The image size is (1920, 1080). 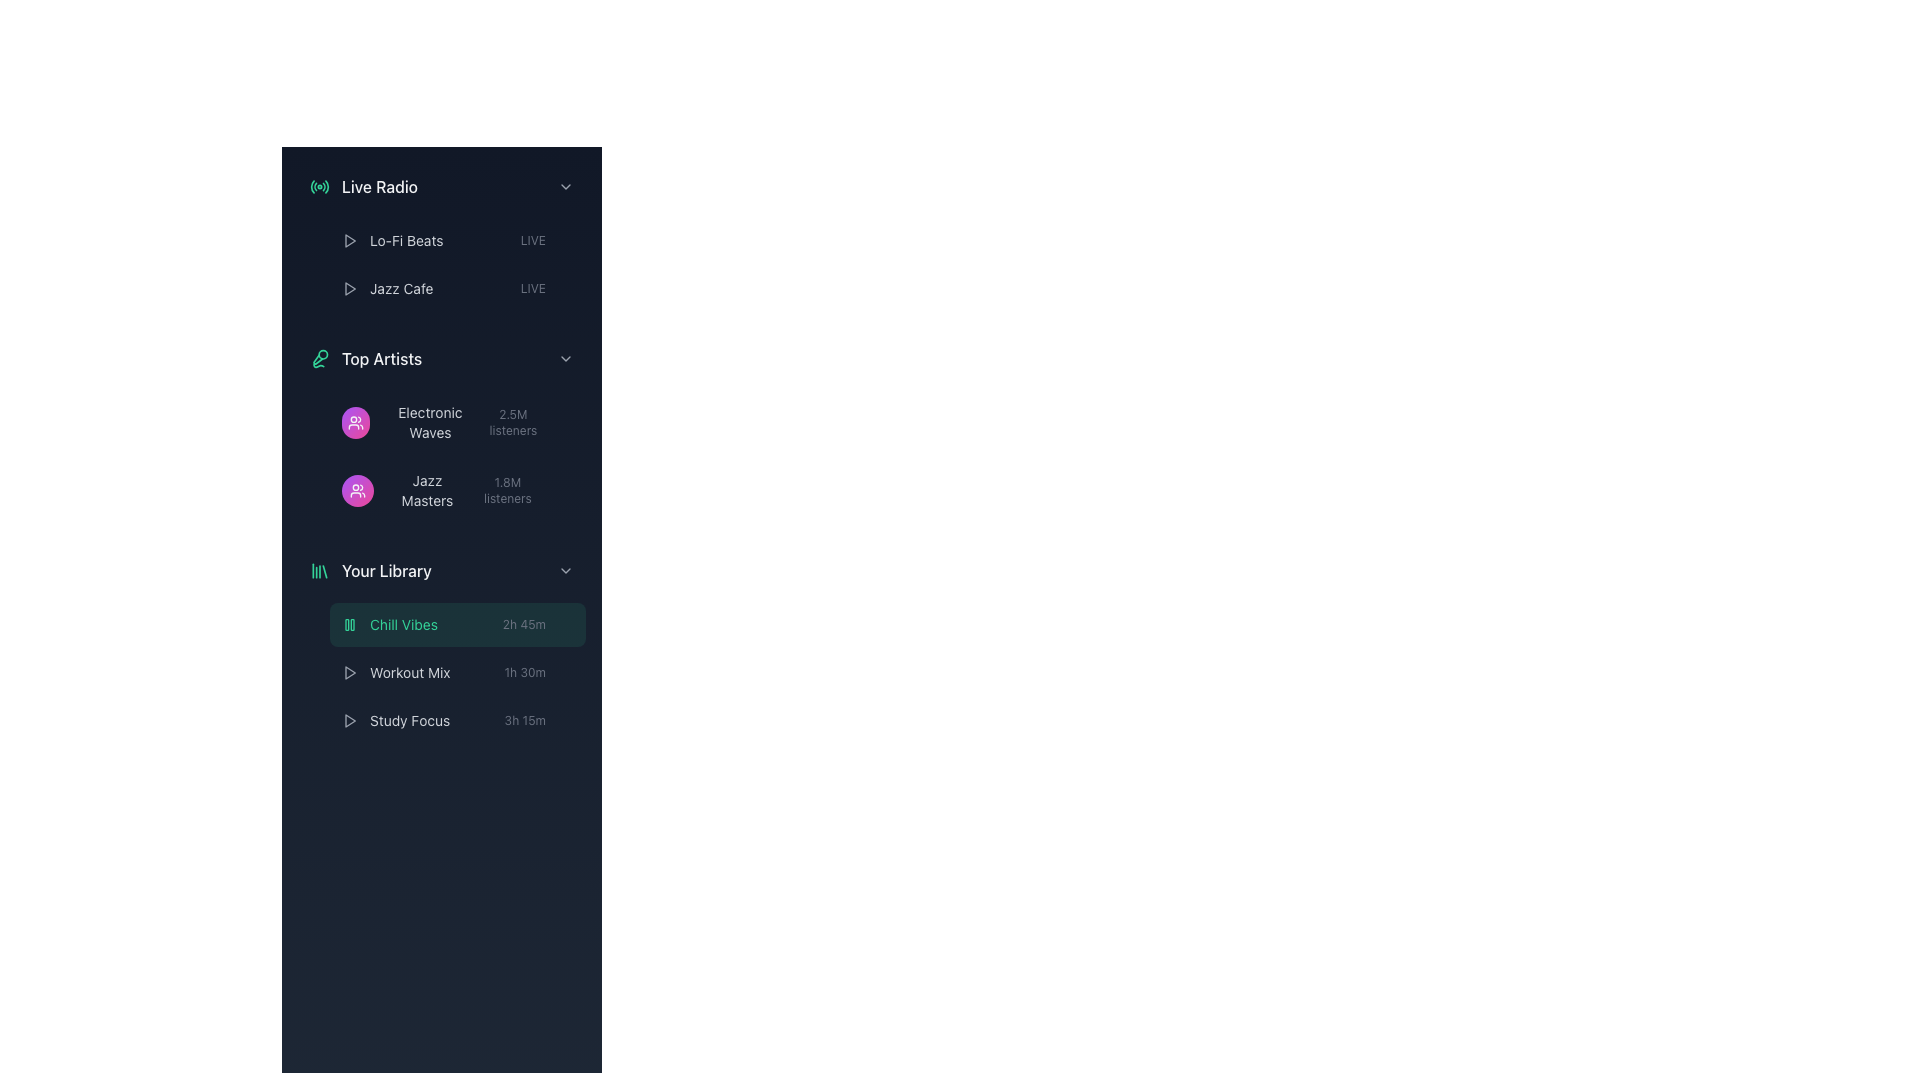 I want to click on the Chevron icon located at the far right of the 'Top Artists' section header, so click(x=565, y=357).